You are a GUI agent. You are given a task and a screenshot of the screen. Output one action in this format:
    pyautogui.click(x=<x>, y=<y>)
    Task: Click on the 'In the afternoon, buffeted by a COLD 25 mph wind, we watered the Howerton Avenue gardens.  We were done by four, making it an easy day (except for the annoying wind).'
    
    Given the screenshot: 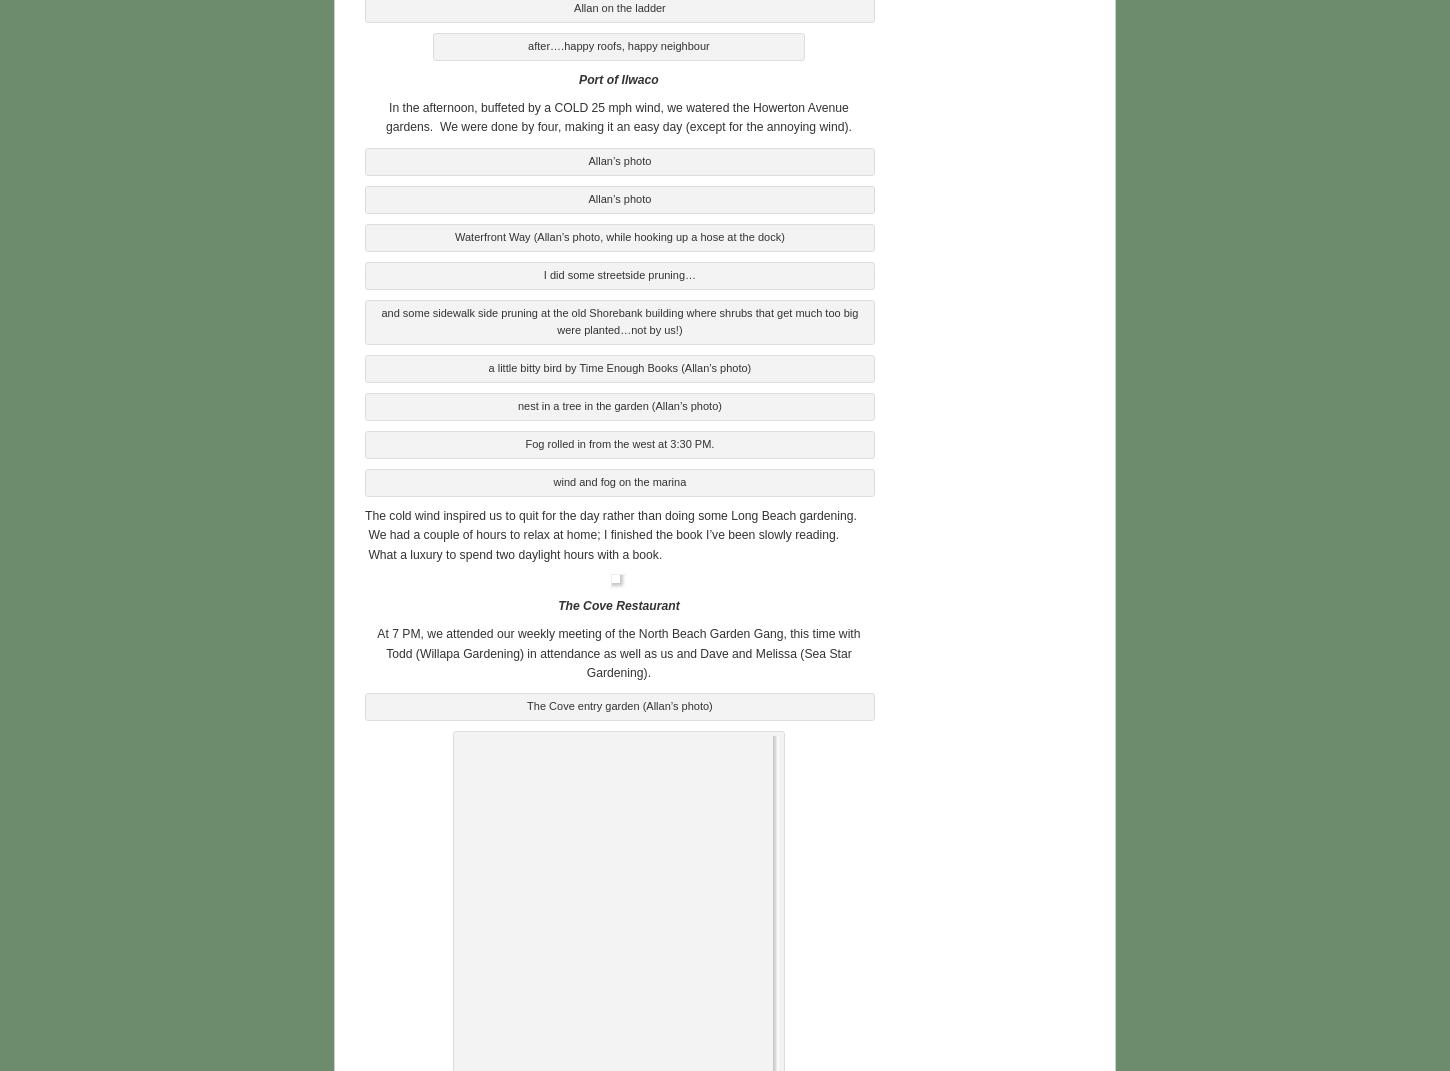 What is the action you would take?
    pyautogui.click(x=616, y=115)
    